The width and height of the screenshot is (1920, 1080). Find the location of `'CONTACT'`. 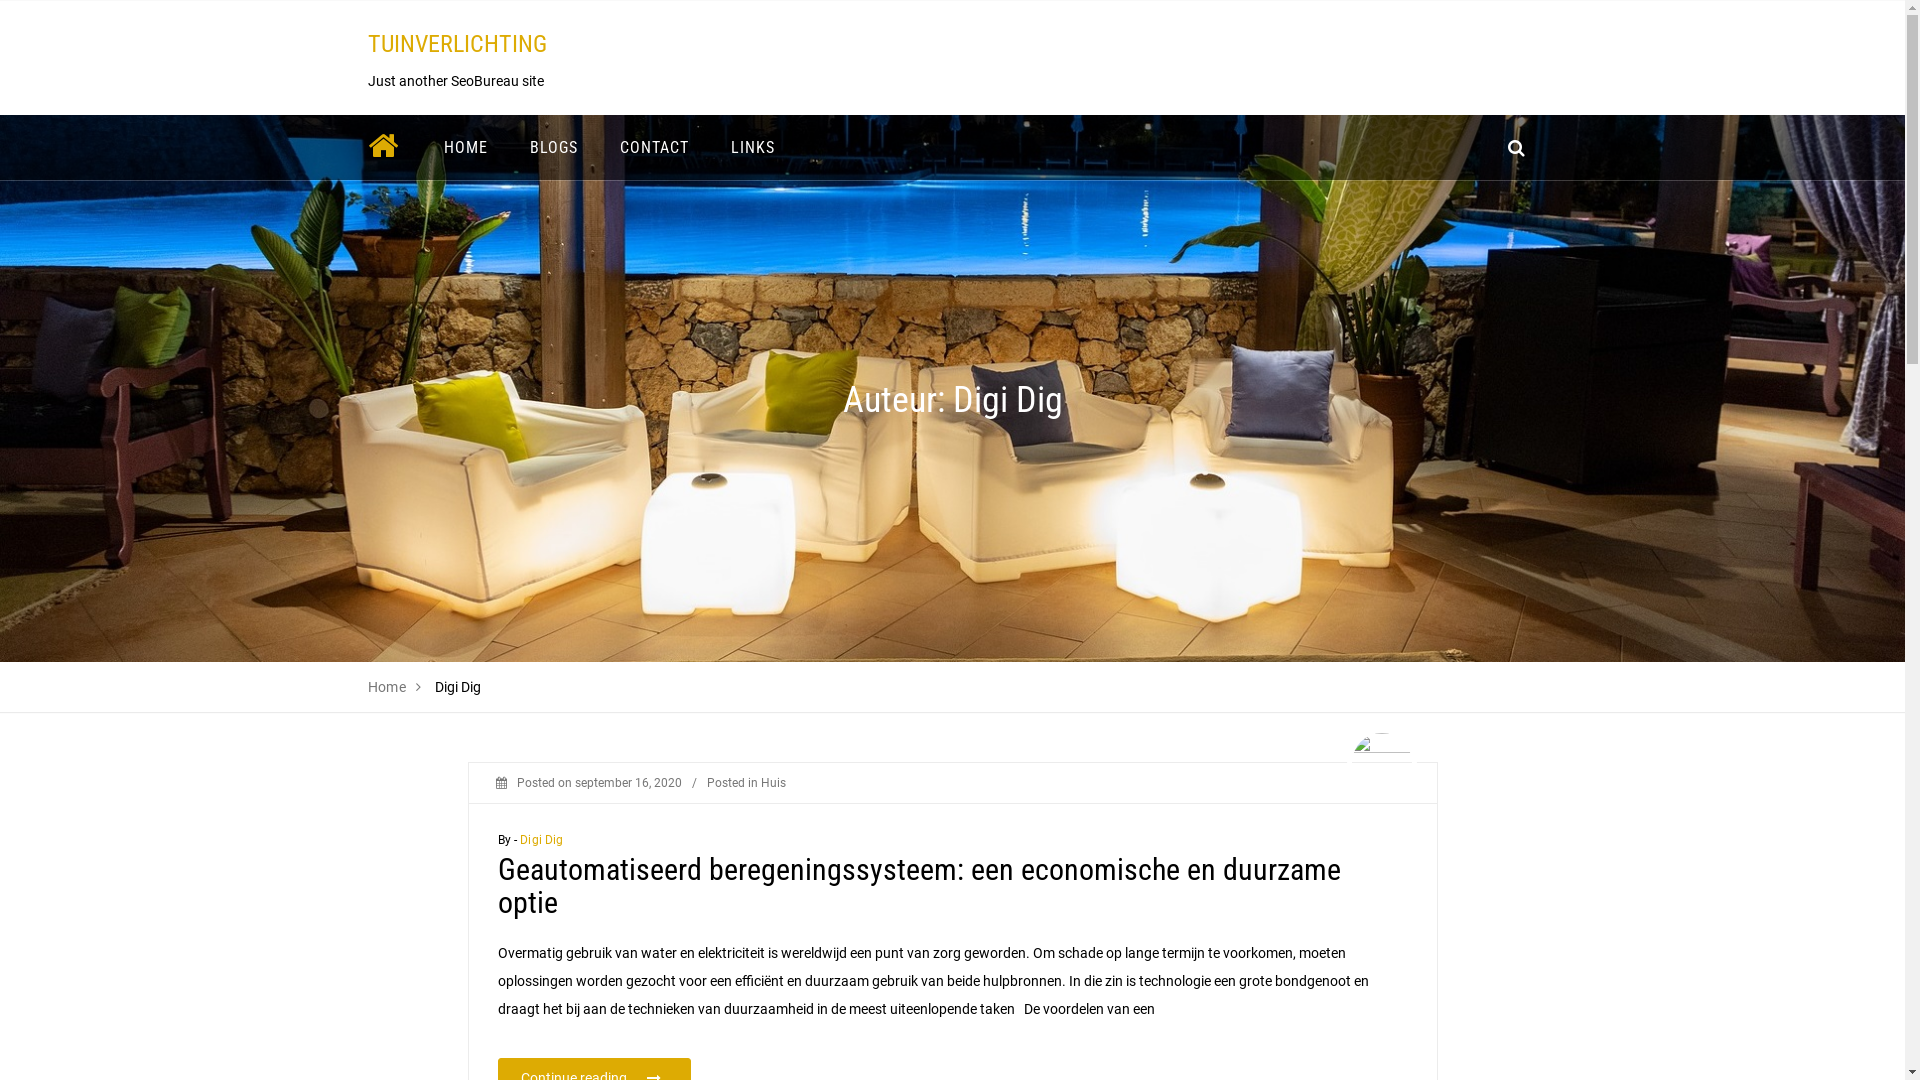

'CONTACT' is located at coordinates (653, 146).